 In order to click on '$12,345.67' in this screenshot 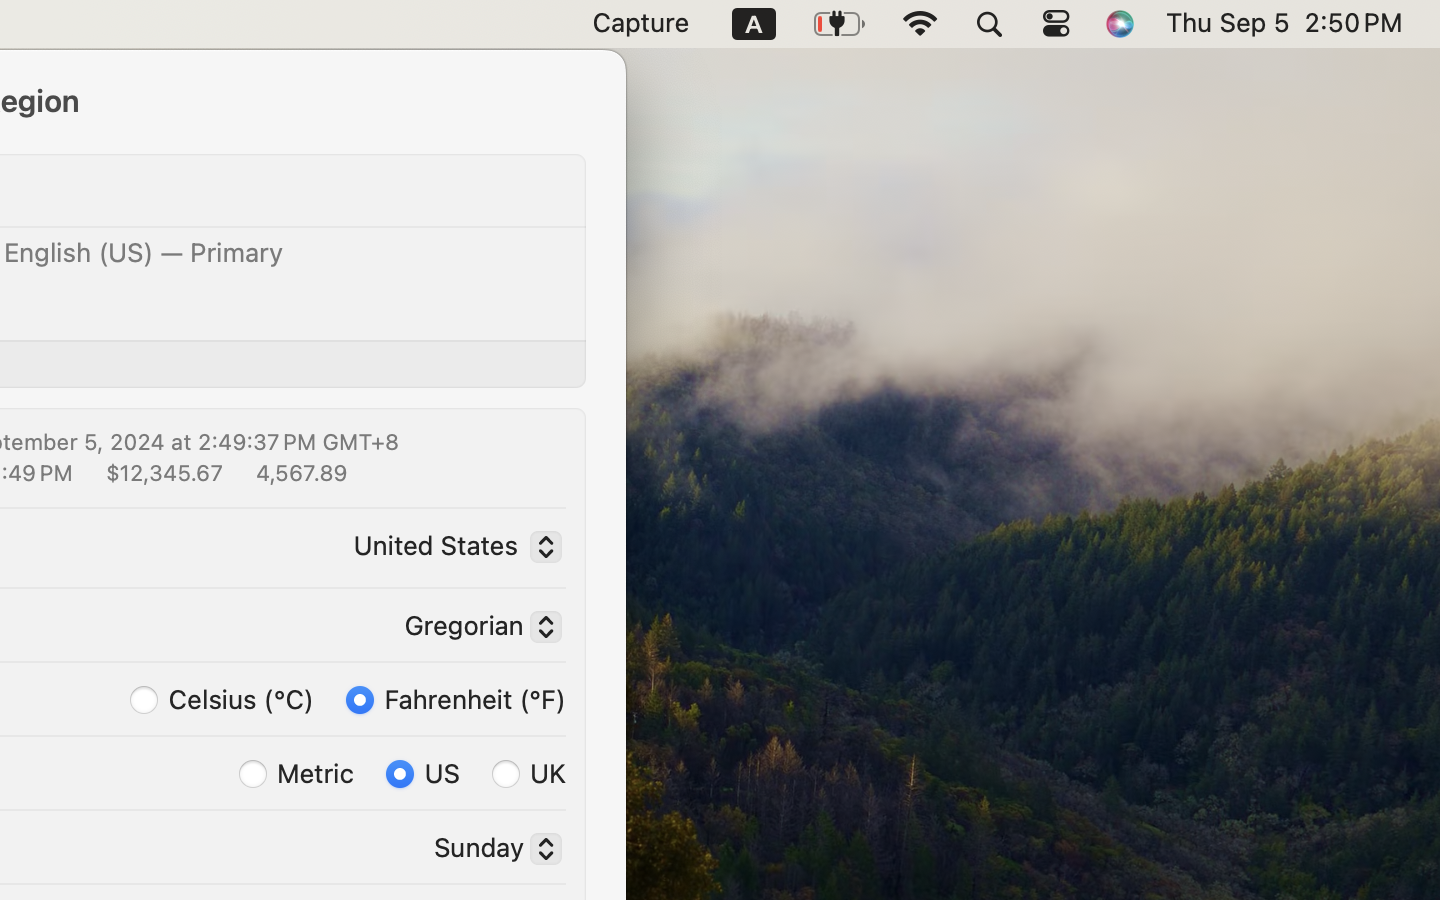, I will do `click(162, 470)`.